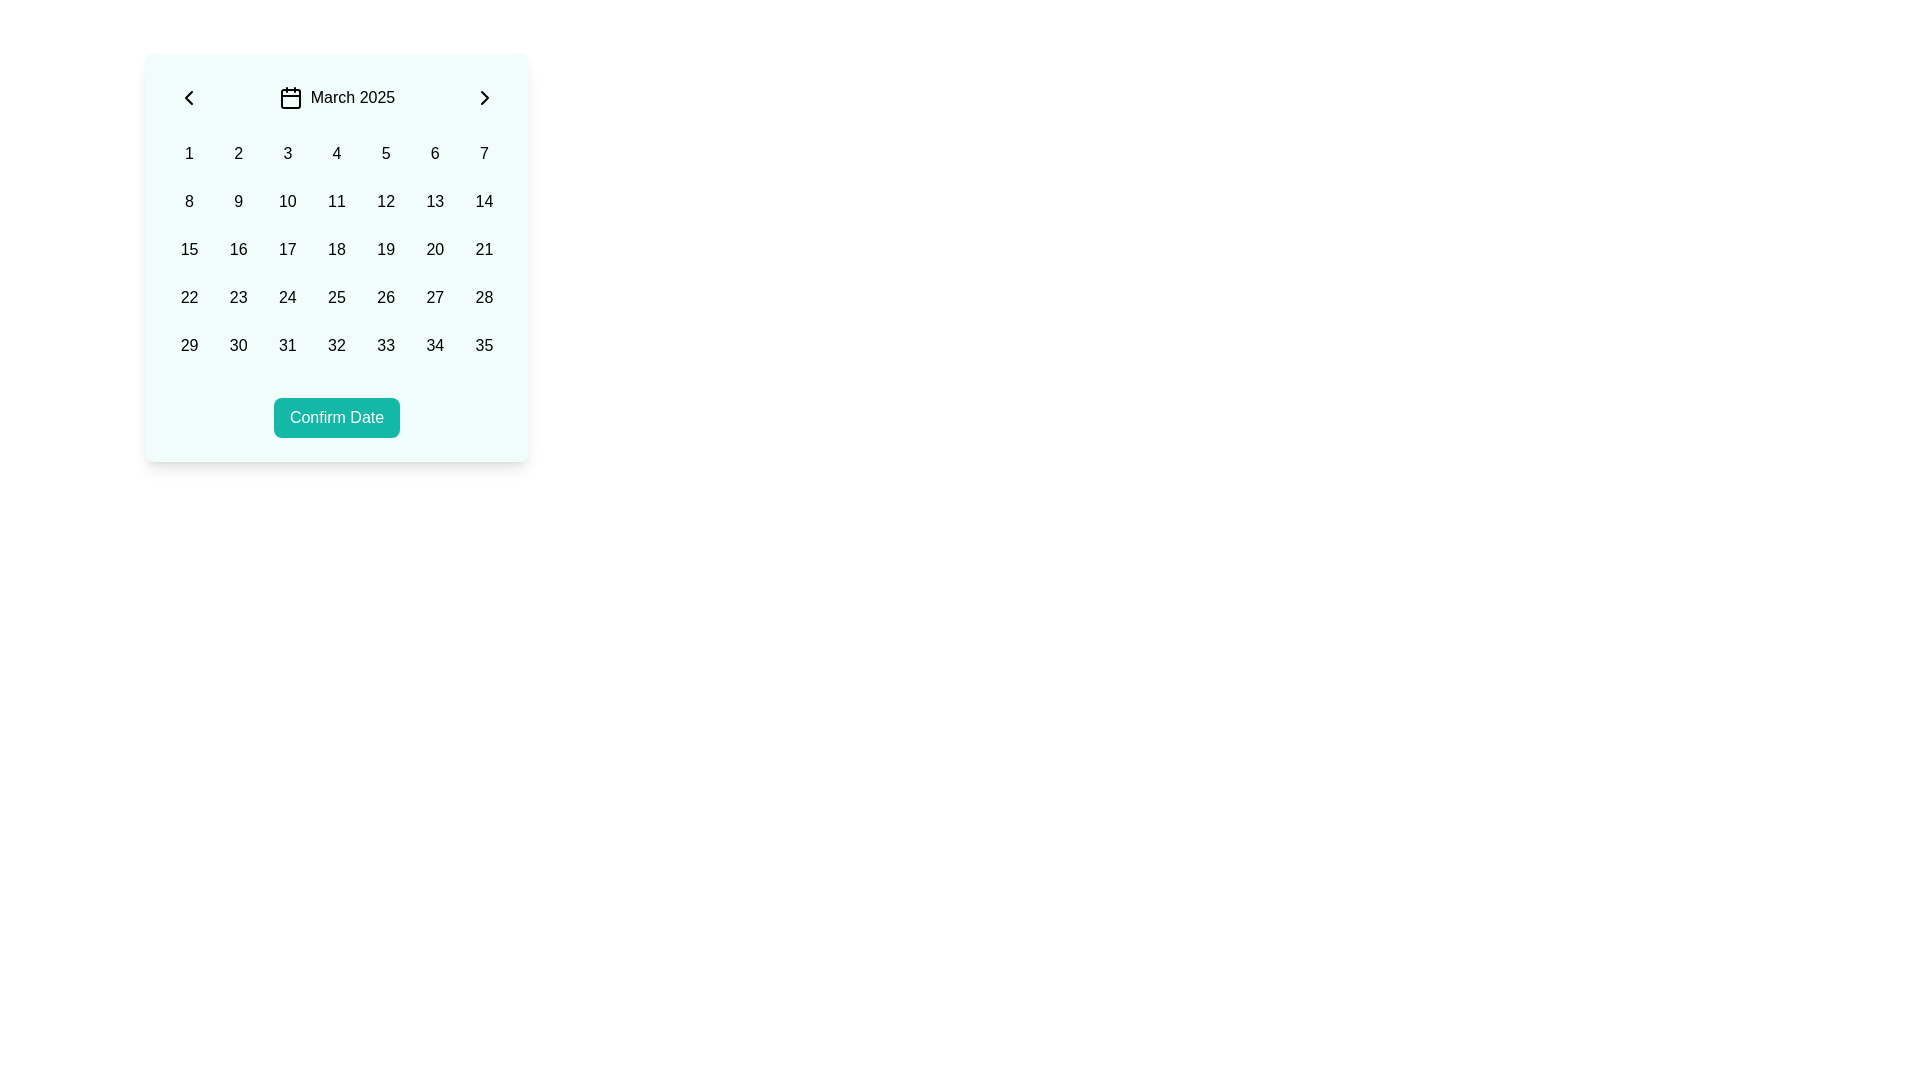 The image size is (1920, 1080). Describe the element at coordinates (336, 97) in the screenshot. I see `the static text label indicating the currently selected month and year in the date-selection interface` at that location.